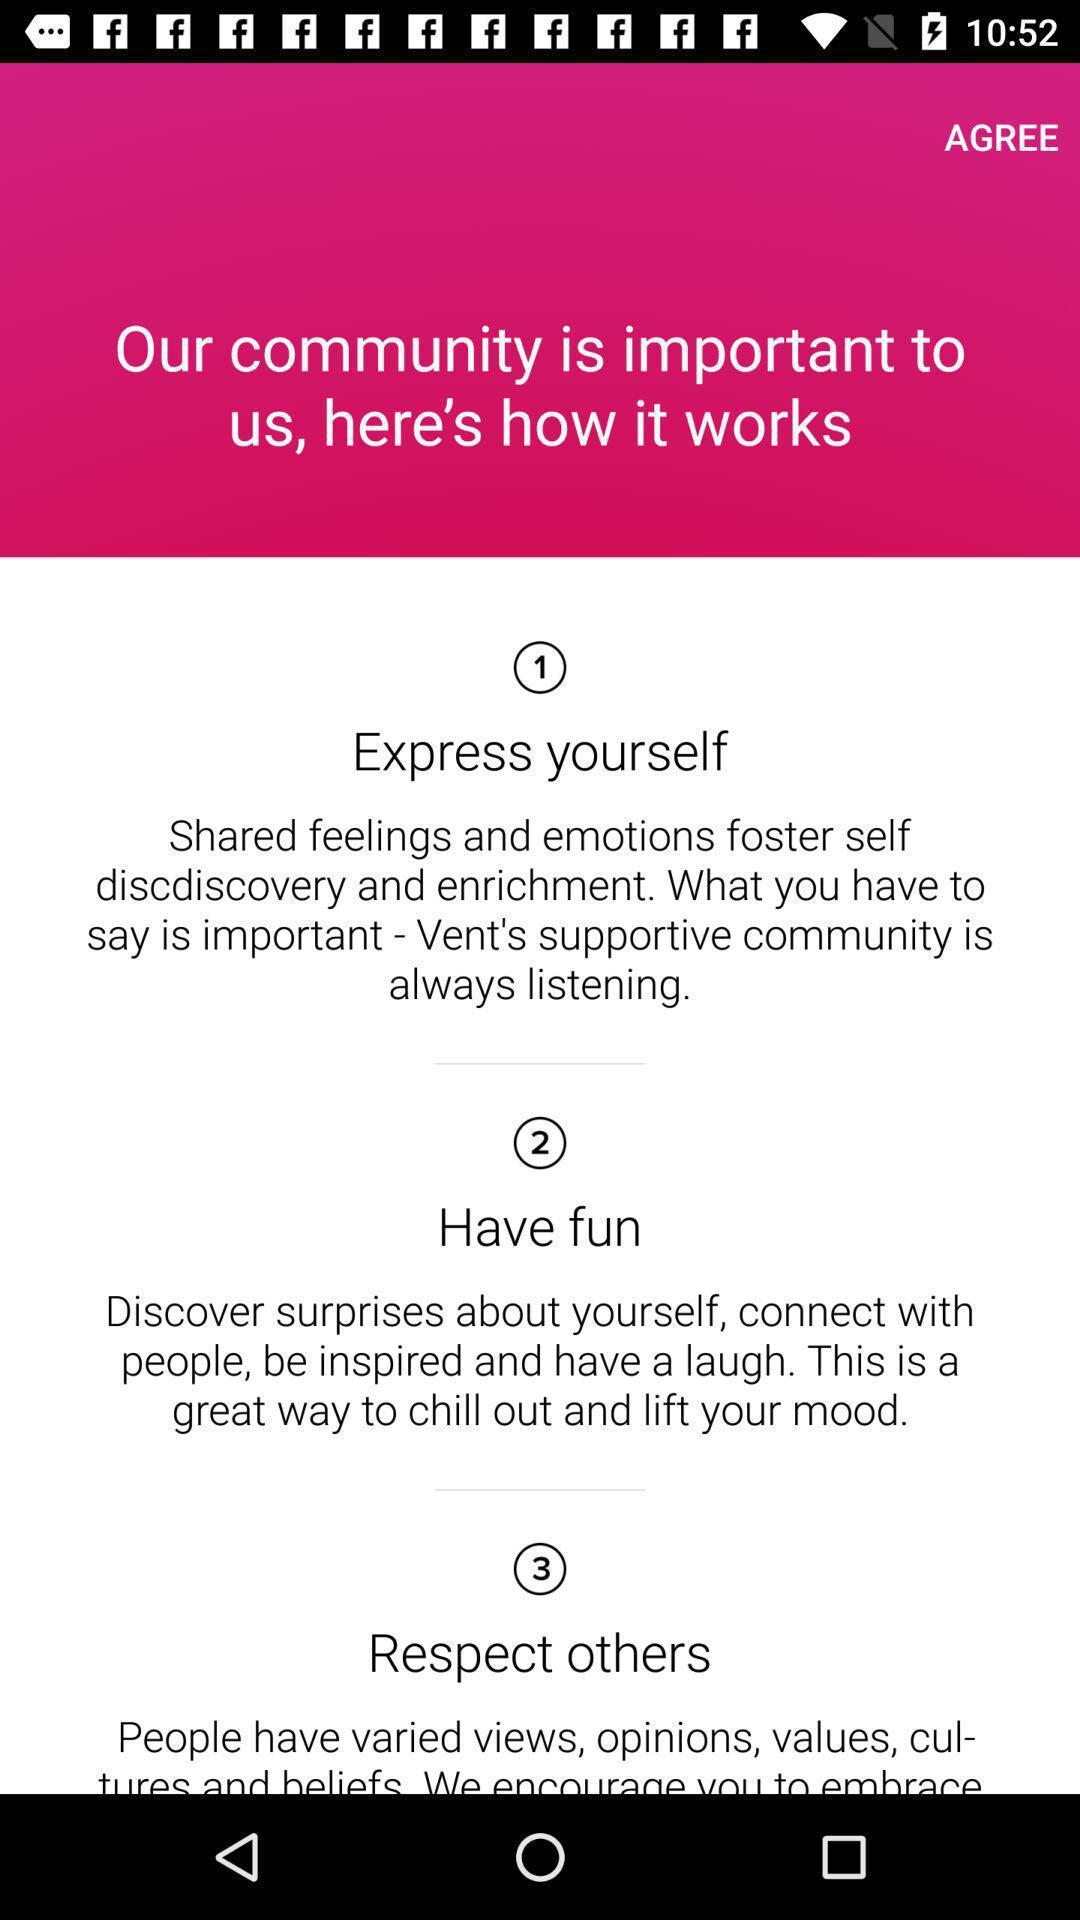  What do you see at coordinates (1001, 135) in the screenshot?
I see `the icon above our community is icon` at bounding box center [1001, 135].